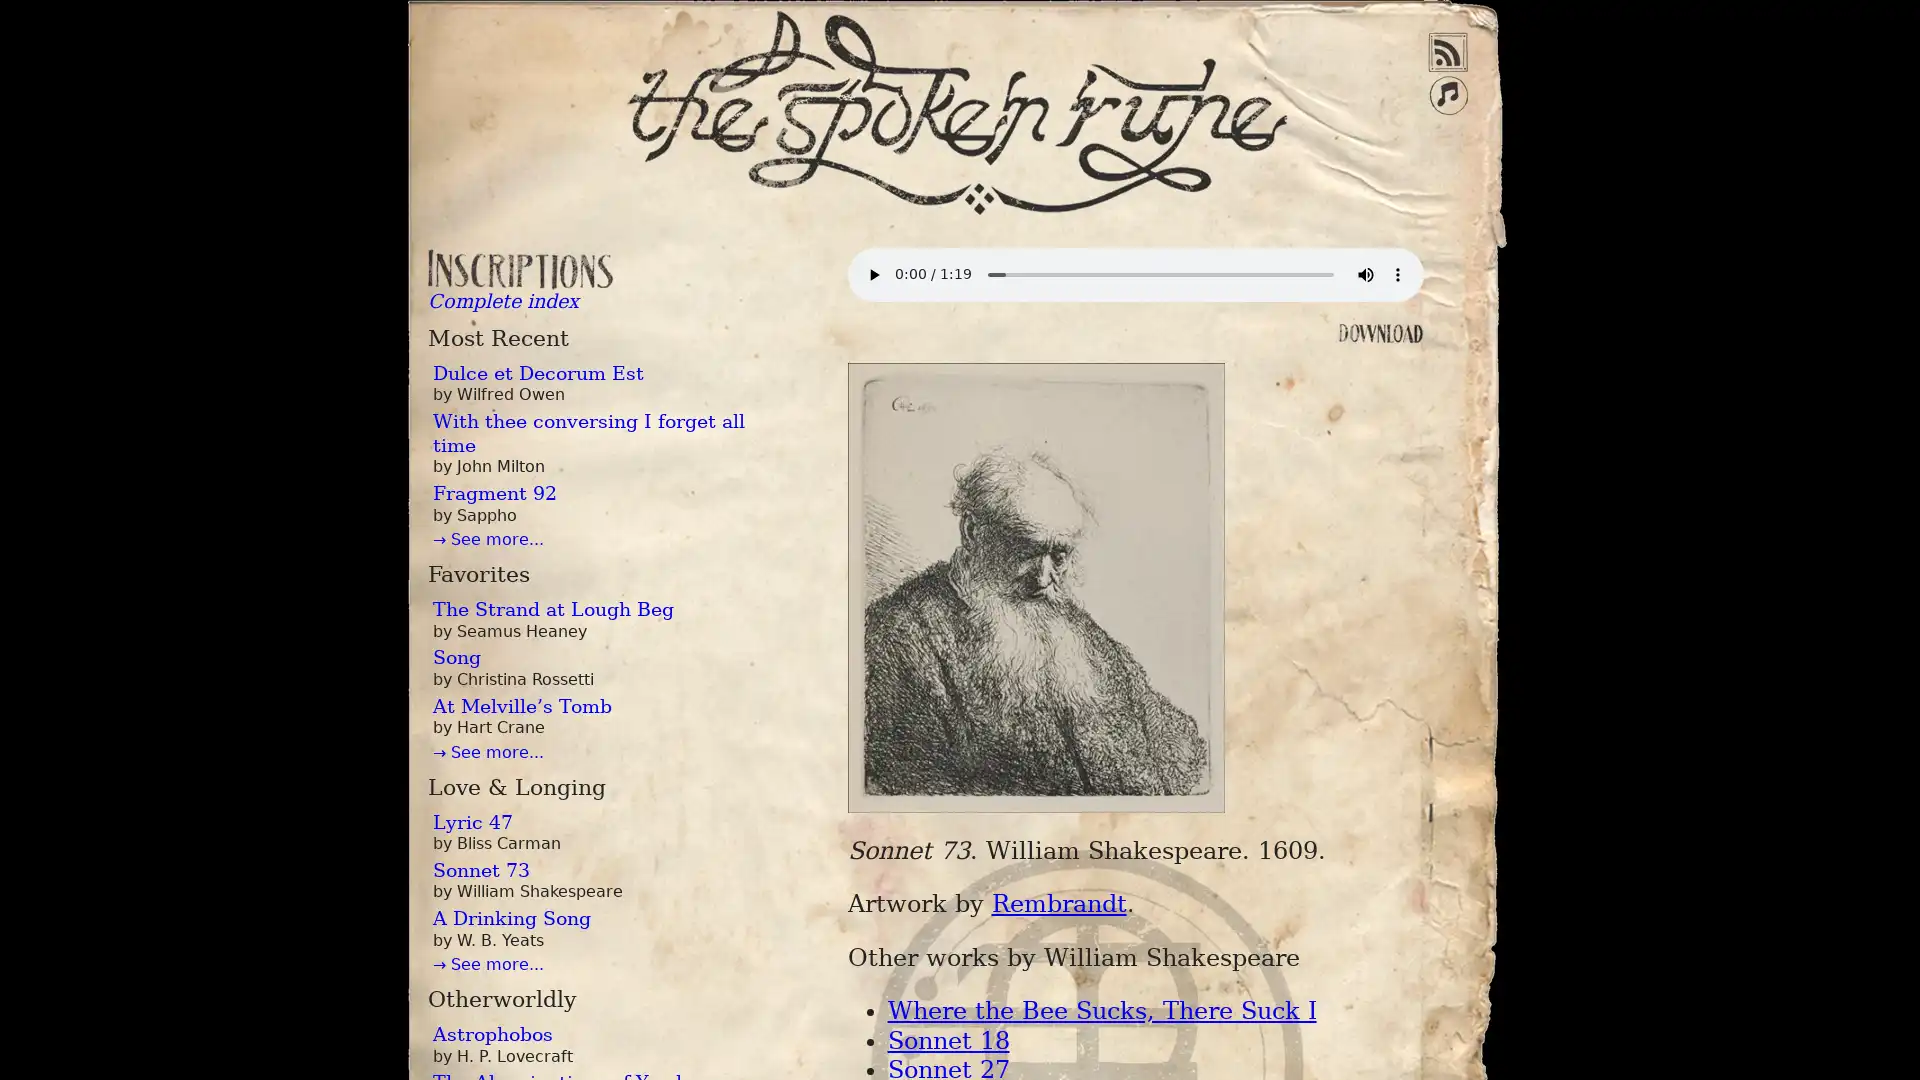 This screenshot has width=1920, height=1080. I want to click on mute, so click(1363, 274).